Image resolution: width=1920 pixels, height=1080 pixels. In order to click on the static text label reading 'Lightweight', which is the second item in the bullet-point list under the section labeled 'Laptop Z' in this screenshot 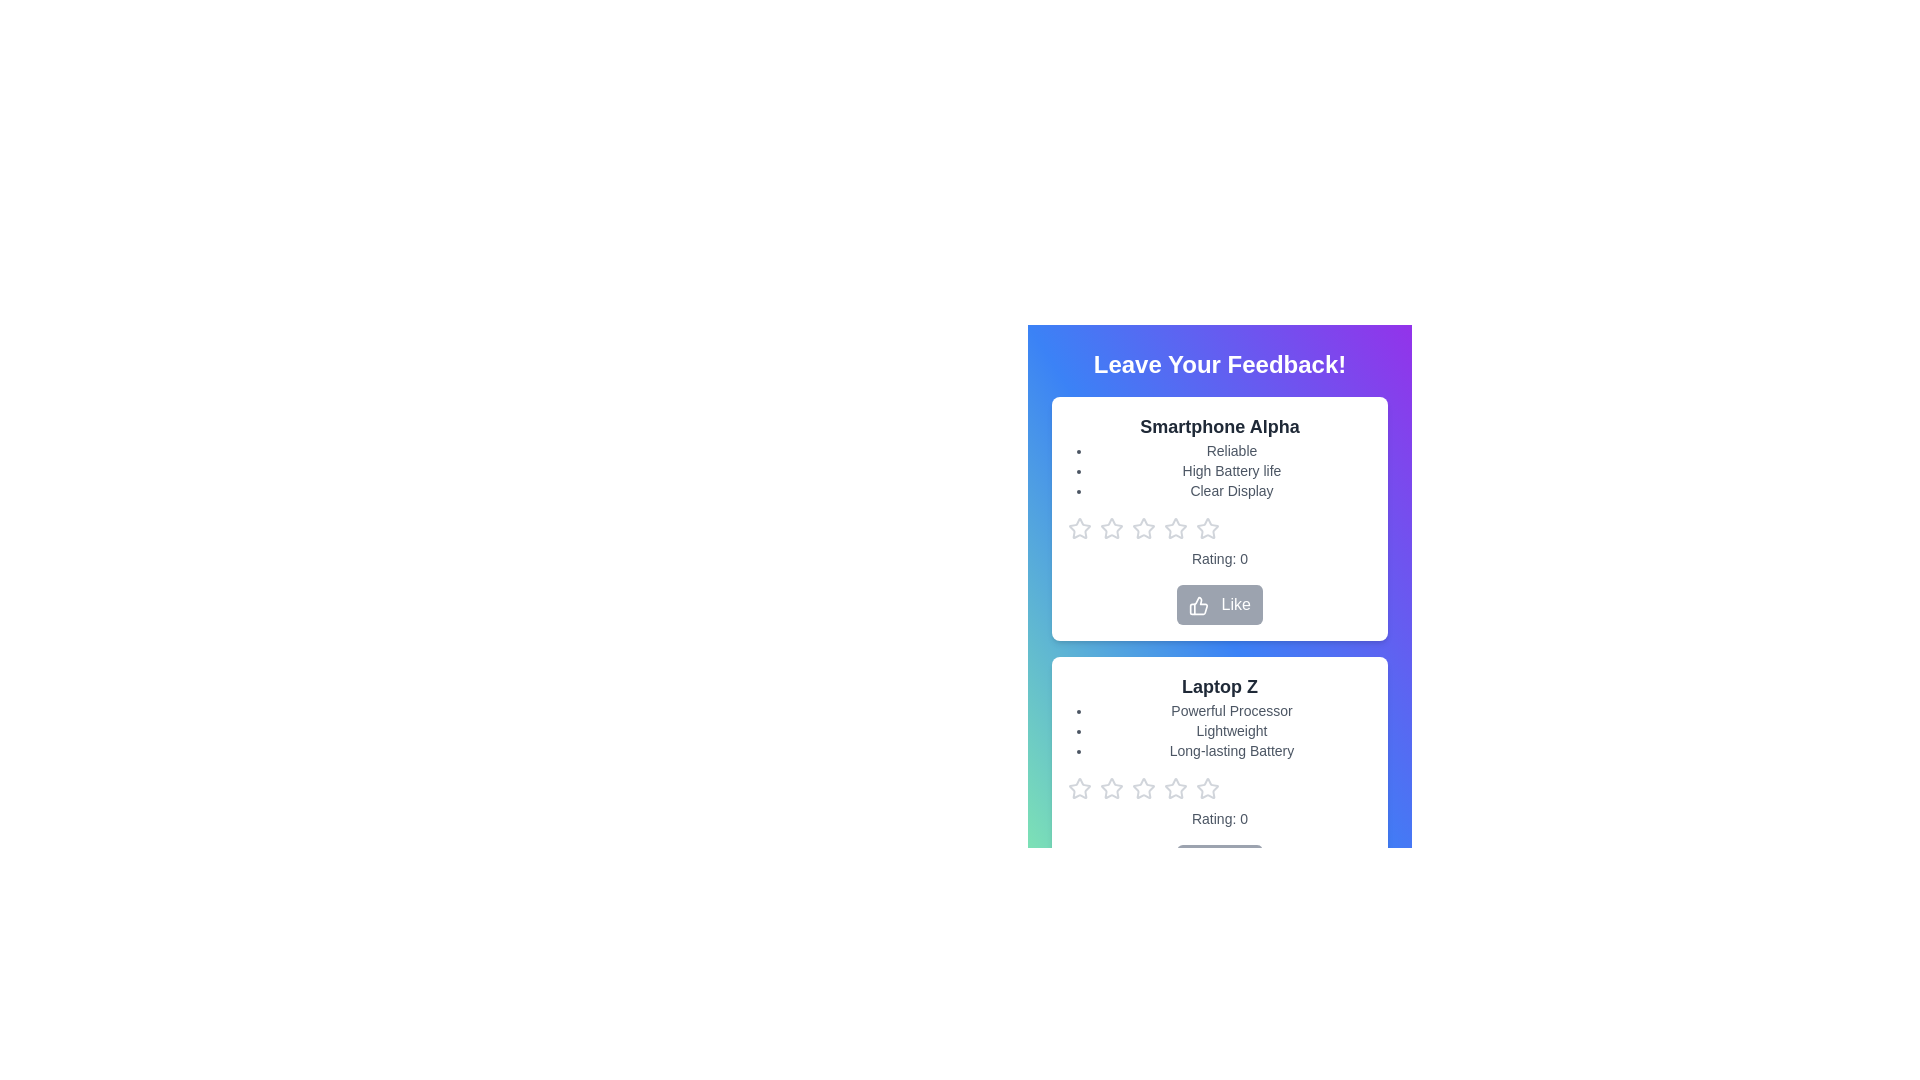, I will do `click(1231, 731)`.